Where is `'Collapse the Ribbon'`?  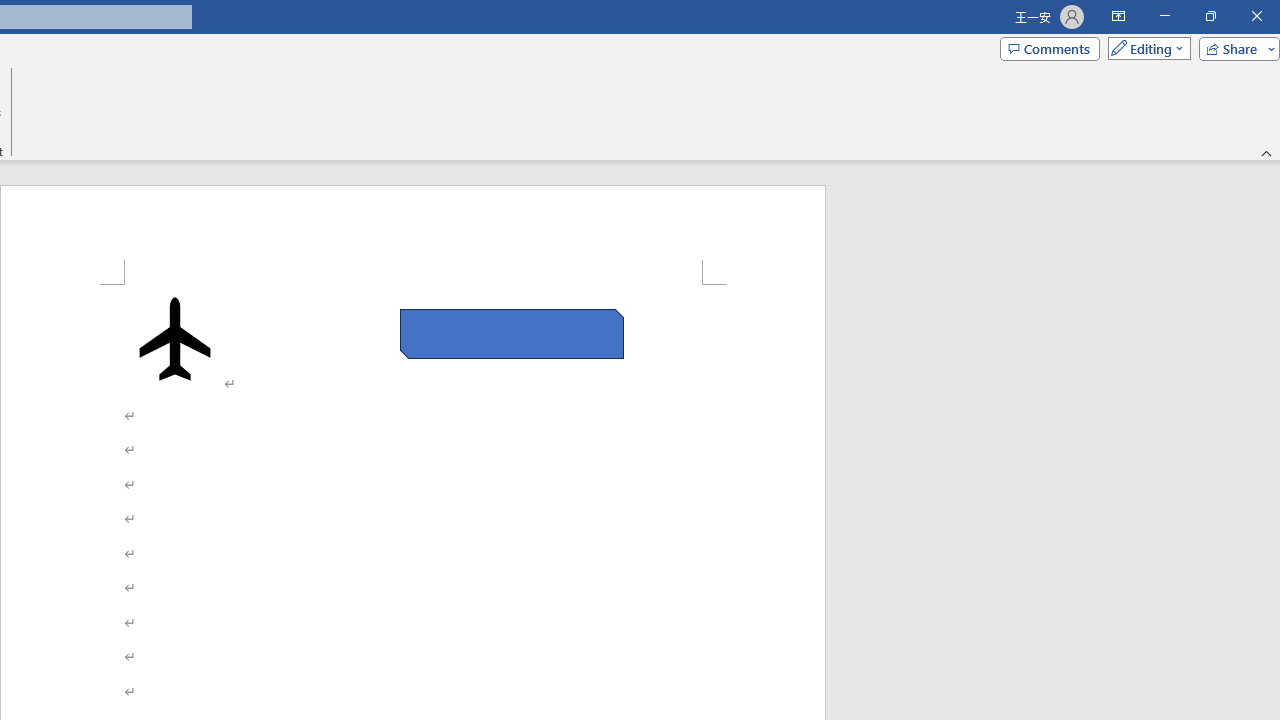 'Collapse the Ribbon' is located at coordinates (1266, 152).